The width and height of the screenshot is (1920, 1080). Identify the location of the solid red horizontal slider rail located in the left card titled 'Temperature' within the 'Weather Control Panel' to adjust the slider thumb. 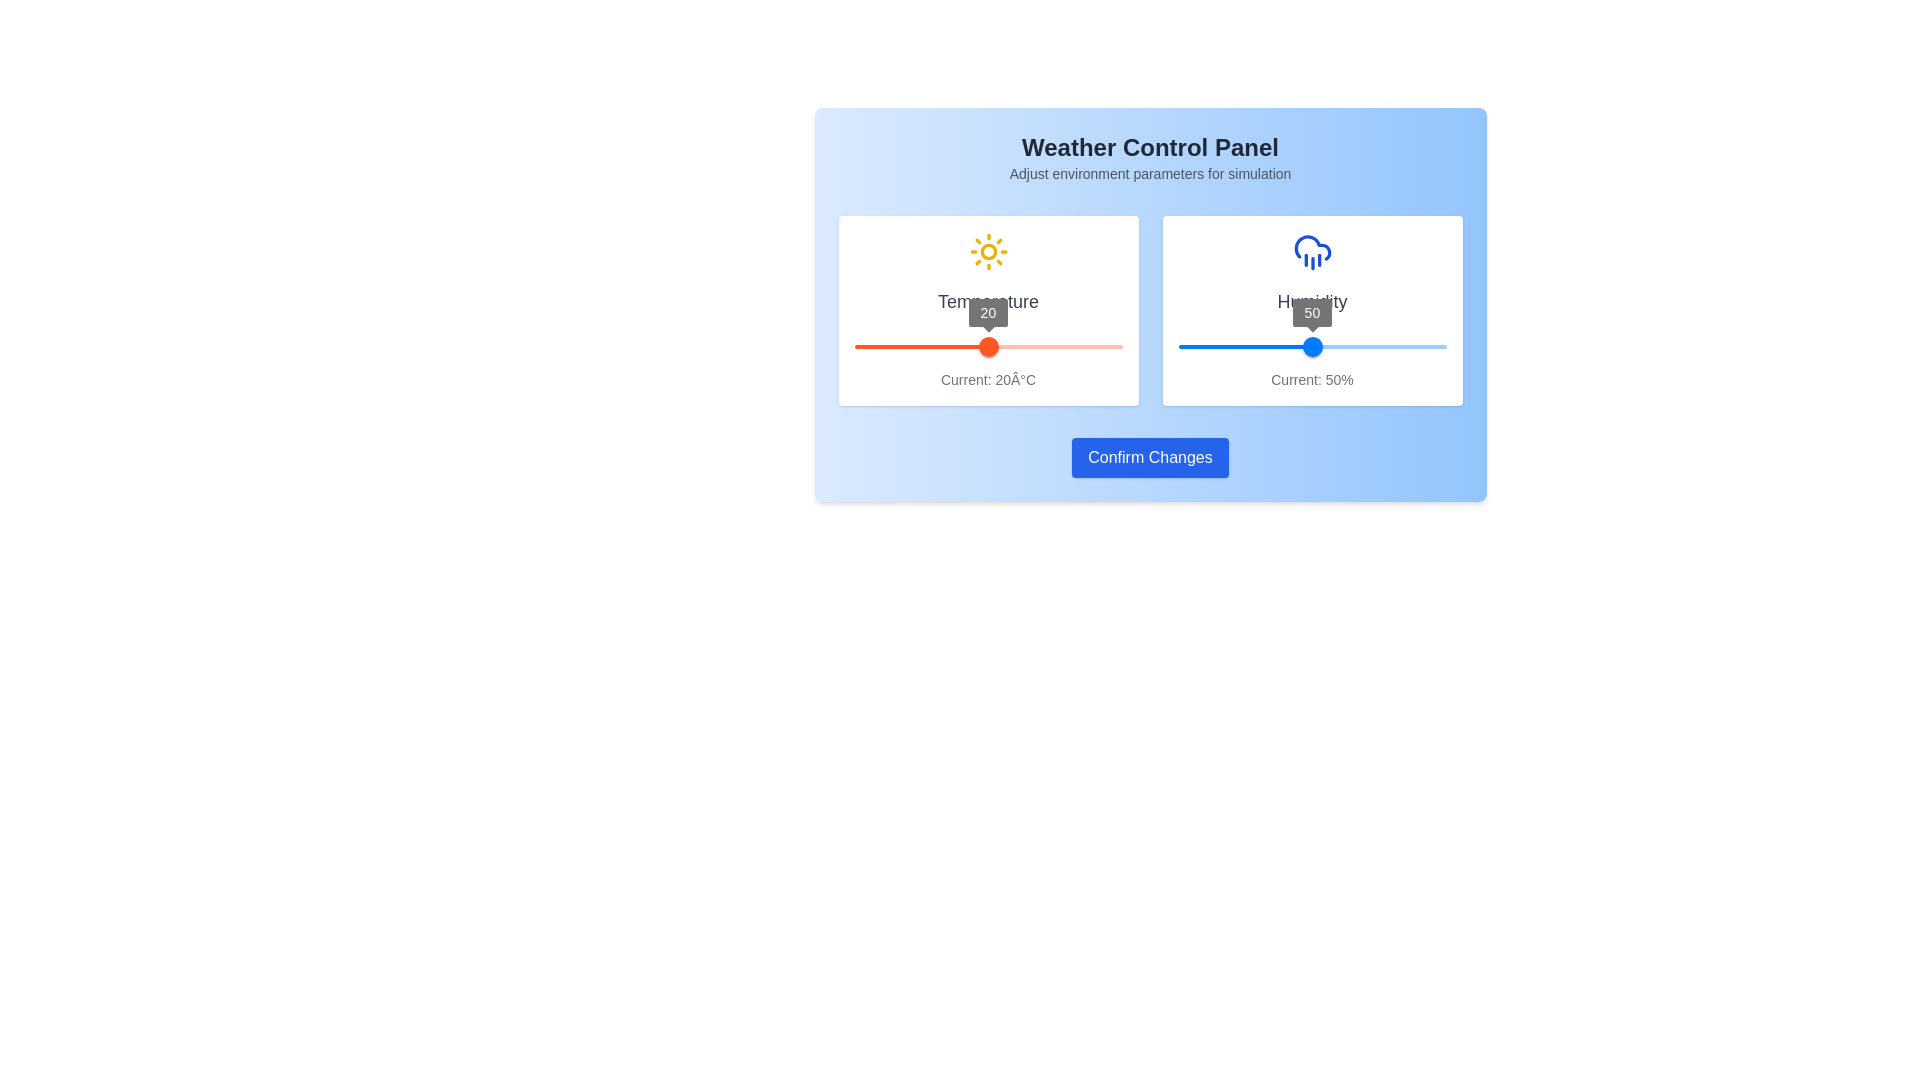
(988, 346).